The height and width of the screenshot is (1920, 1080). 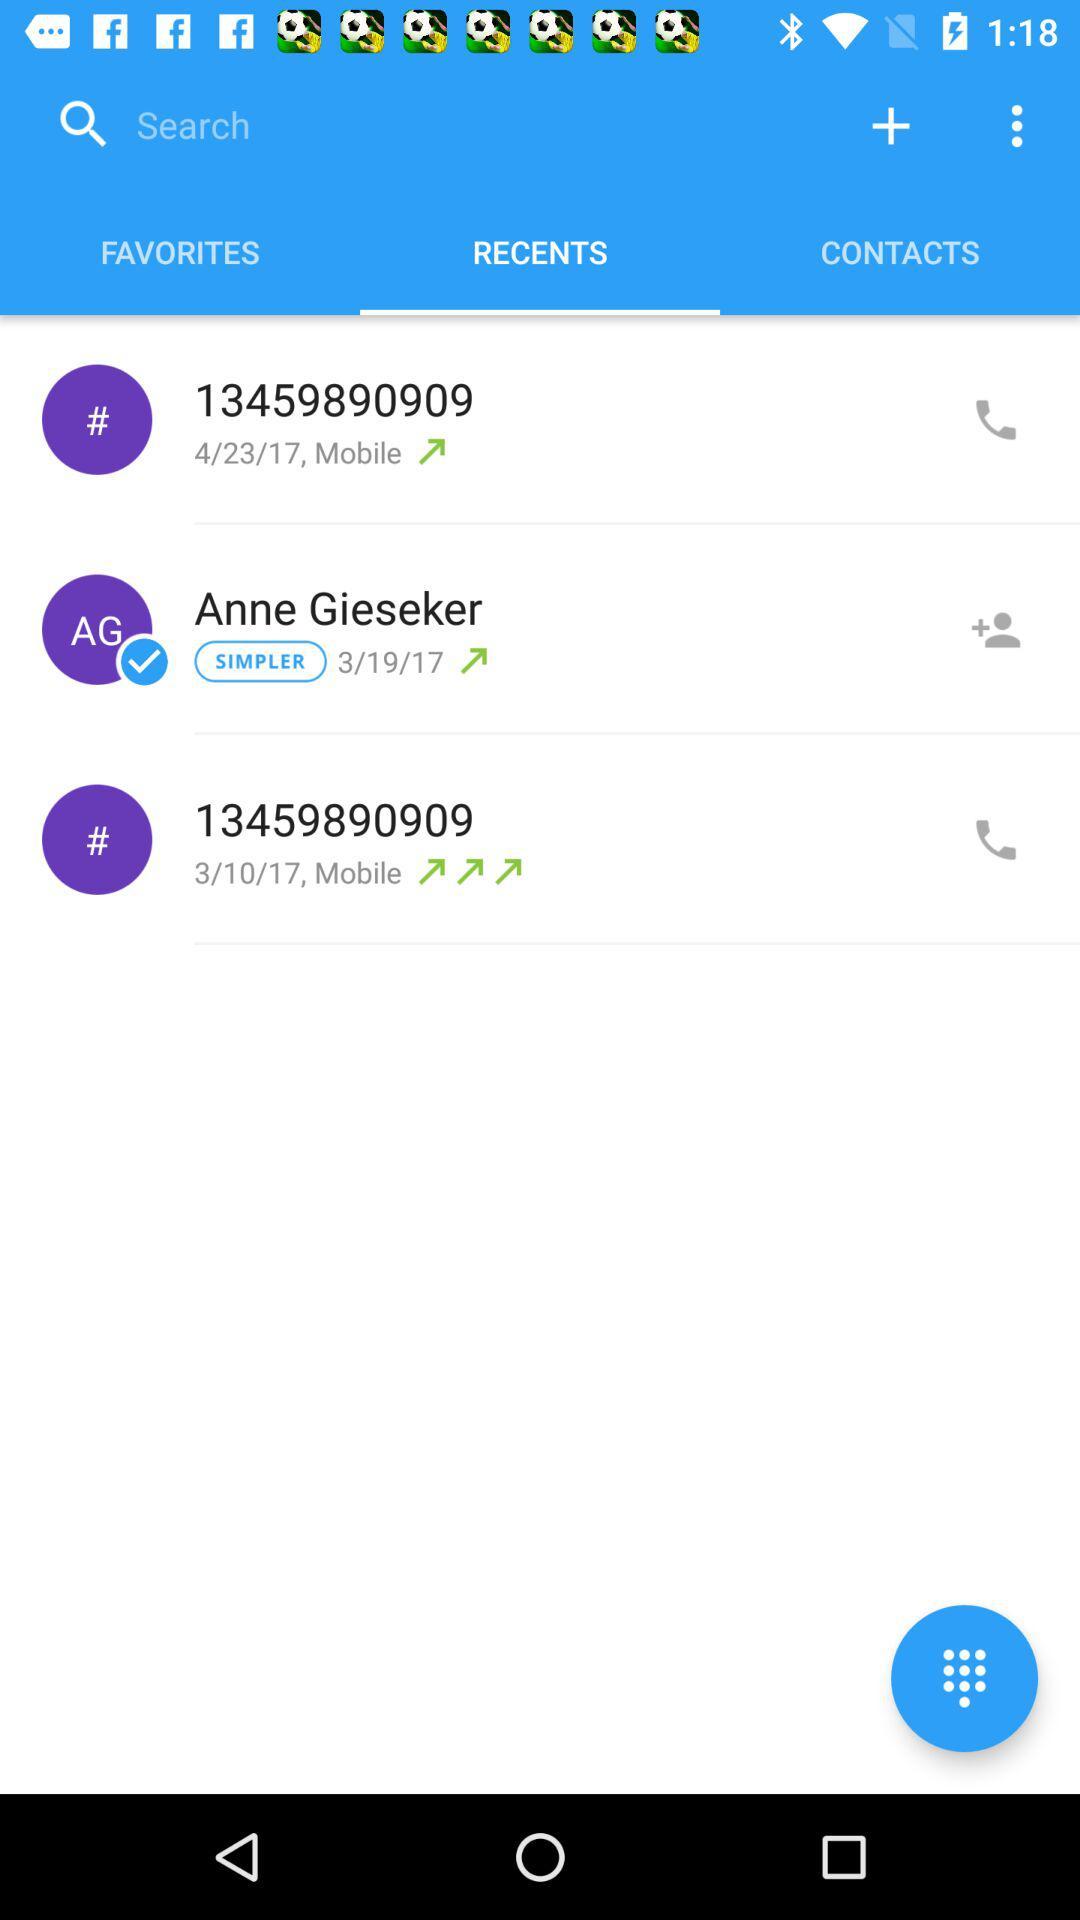 I want to click on call button, so click(x=995, y=840).